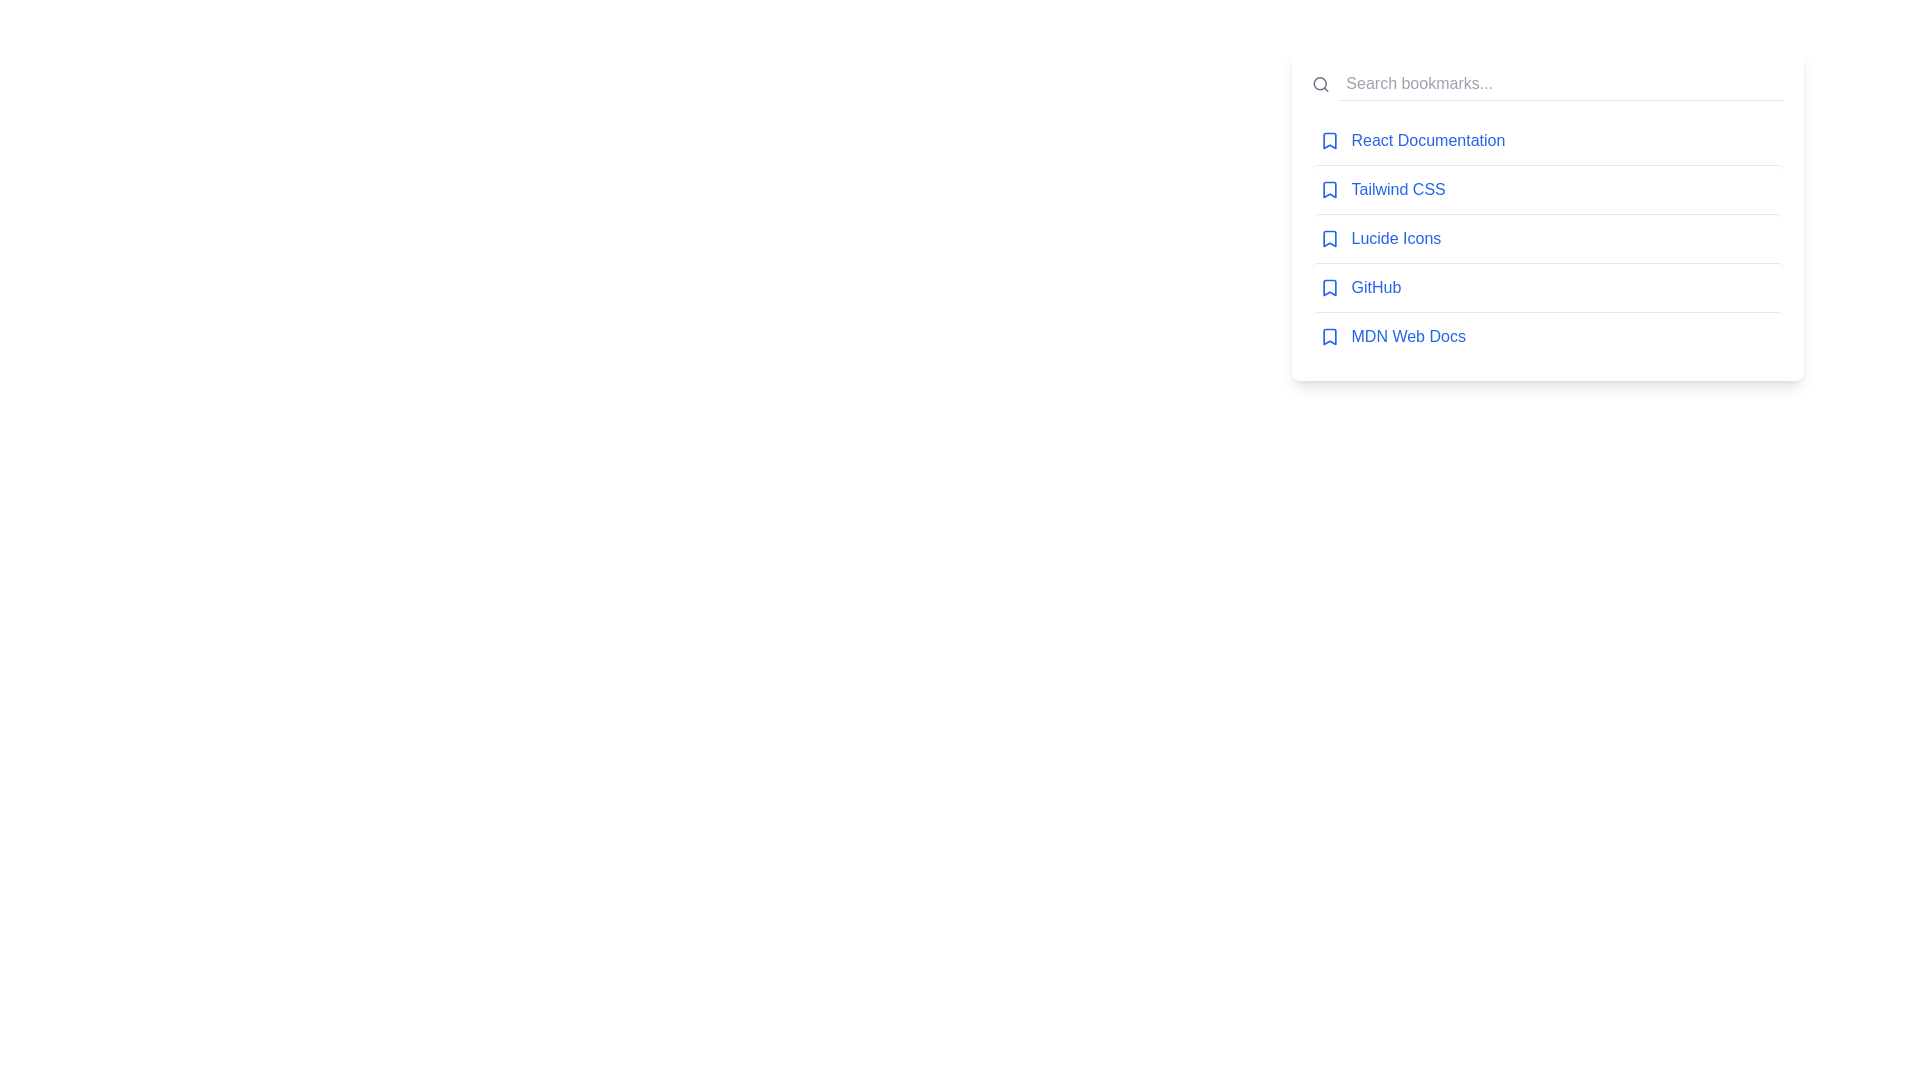  What do you see at coordinates (1559, 83) in the screenshot?
I see `the center of the search input field to focus on it` at bounding box center [1559, 83].